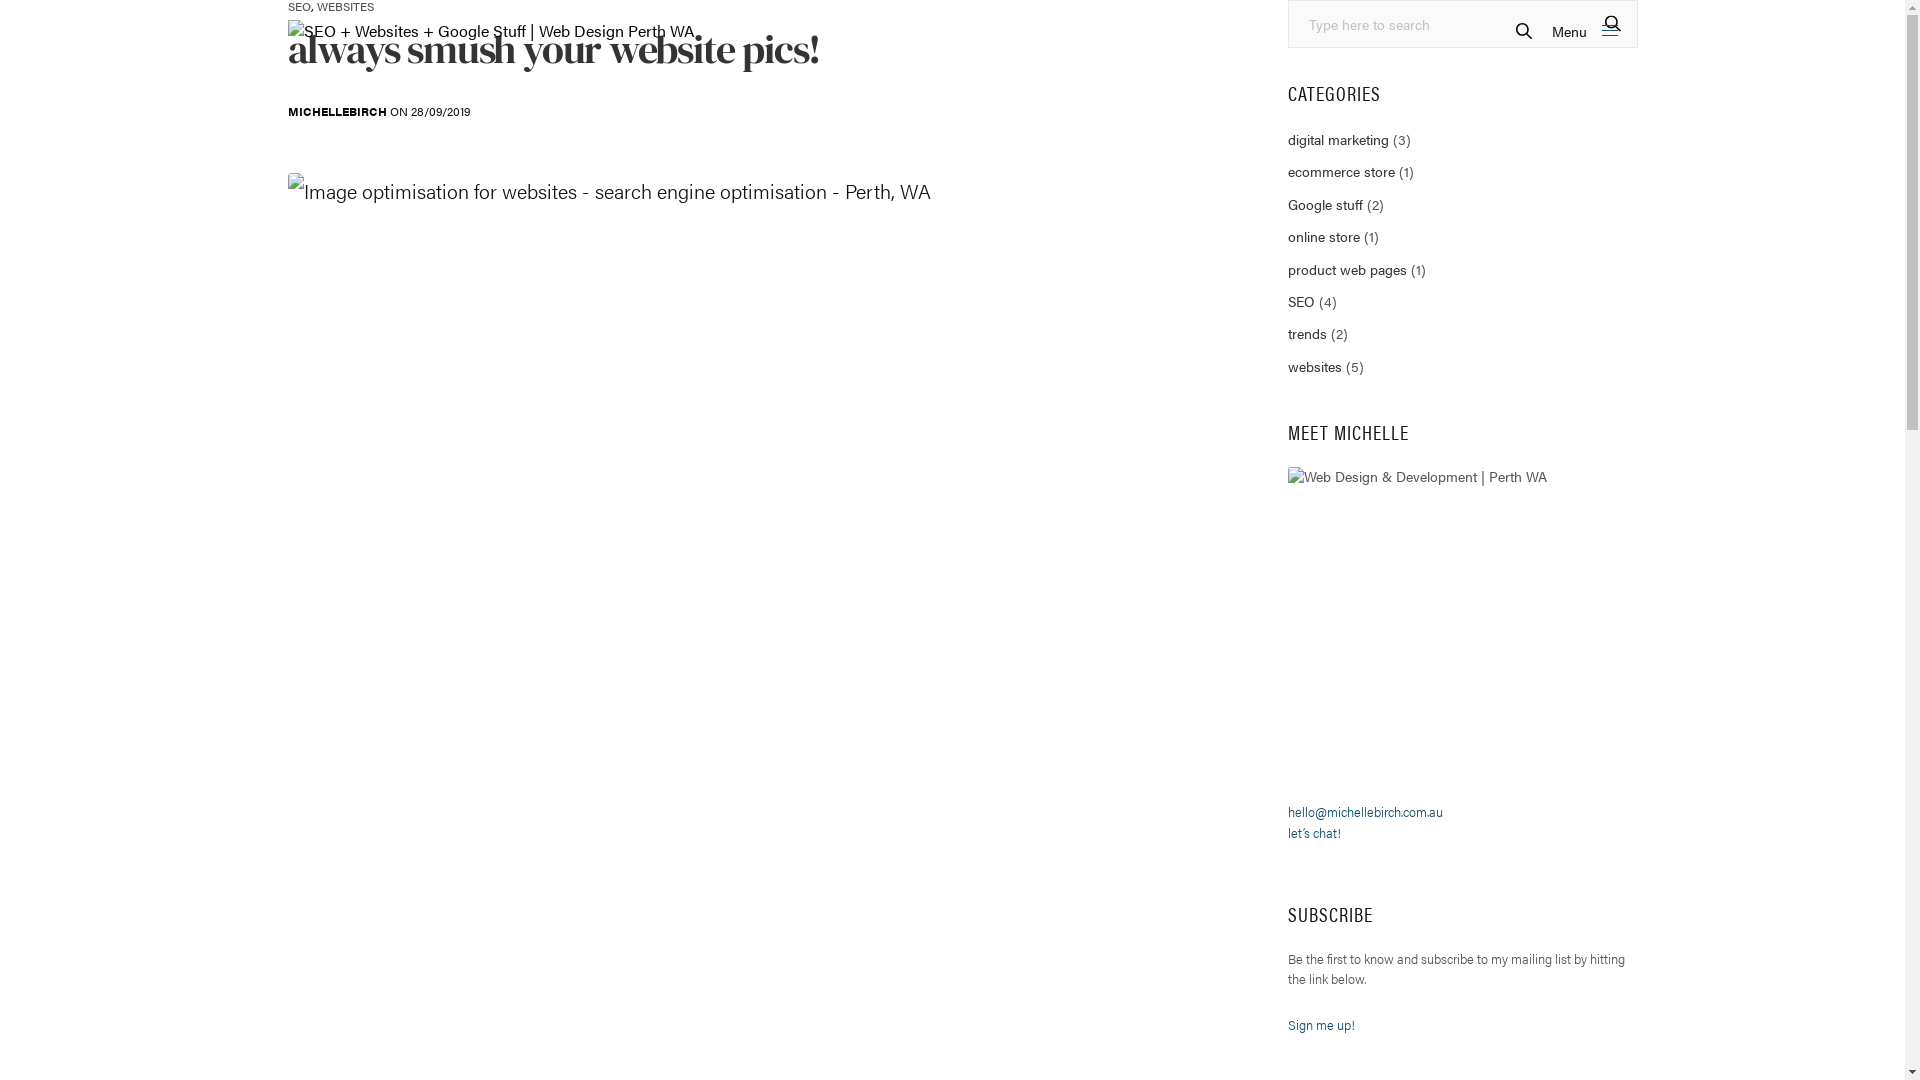  What do you see at coordinates (344, 6) in the screenshot?
I see `'WEBSITES'` at bounding box center [344, 6].